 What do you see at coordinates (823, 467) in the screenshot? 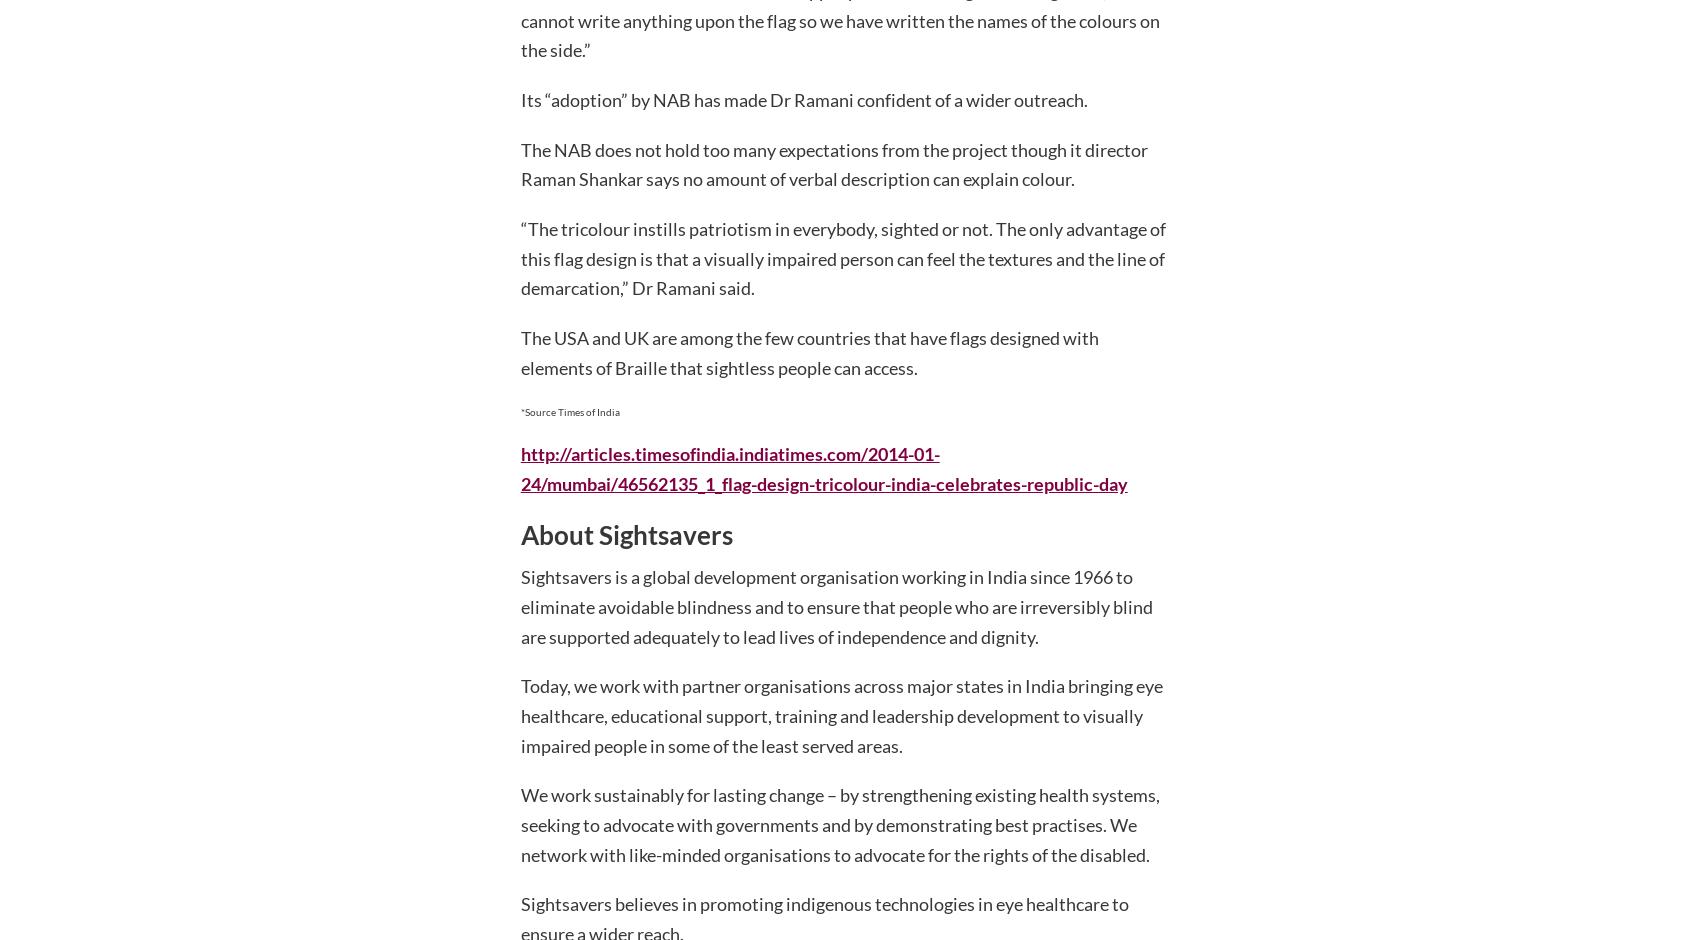
I see `'http://articles.timesofindia.indiatimes.com/2014-01-24/mumbai/46562135_1_flag-design-tricolour-india-celebrates-republic-day'` at bounding box center [823, 467].